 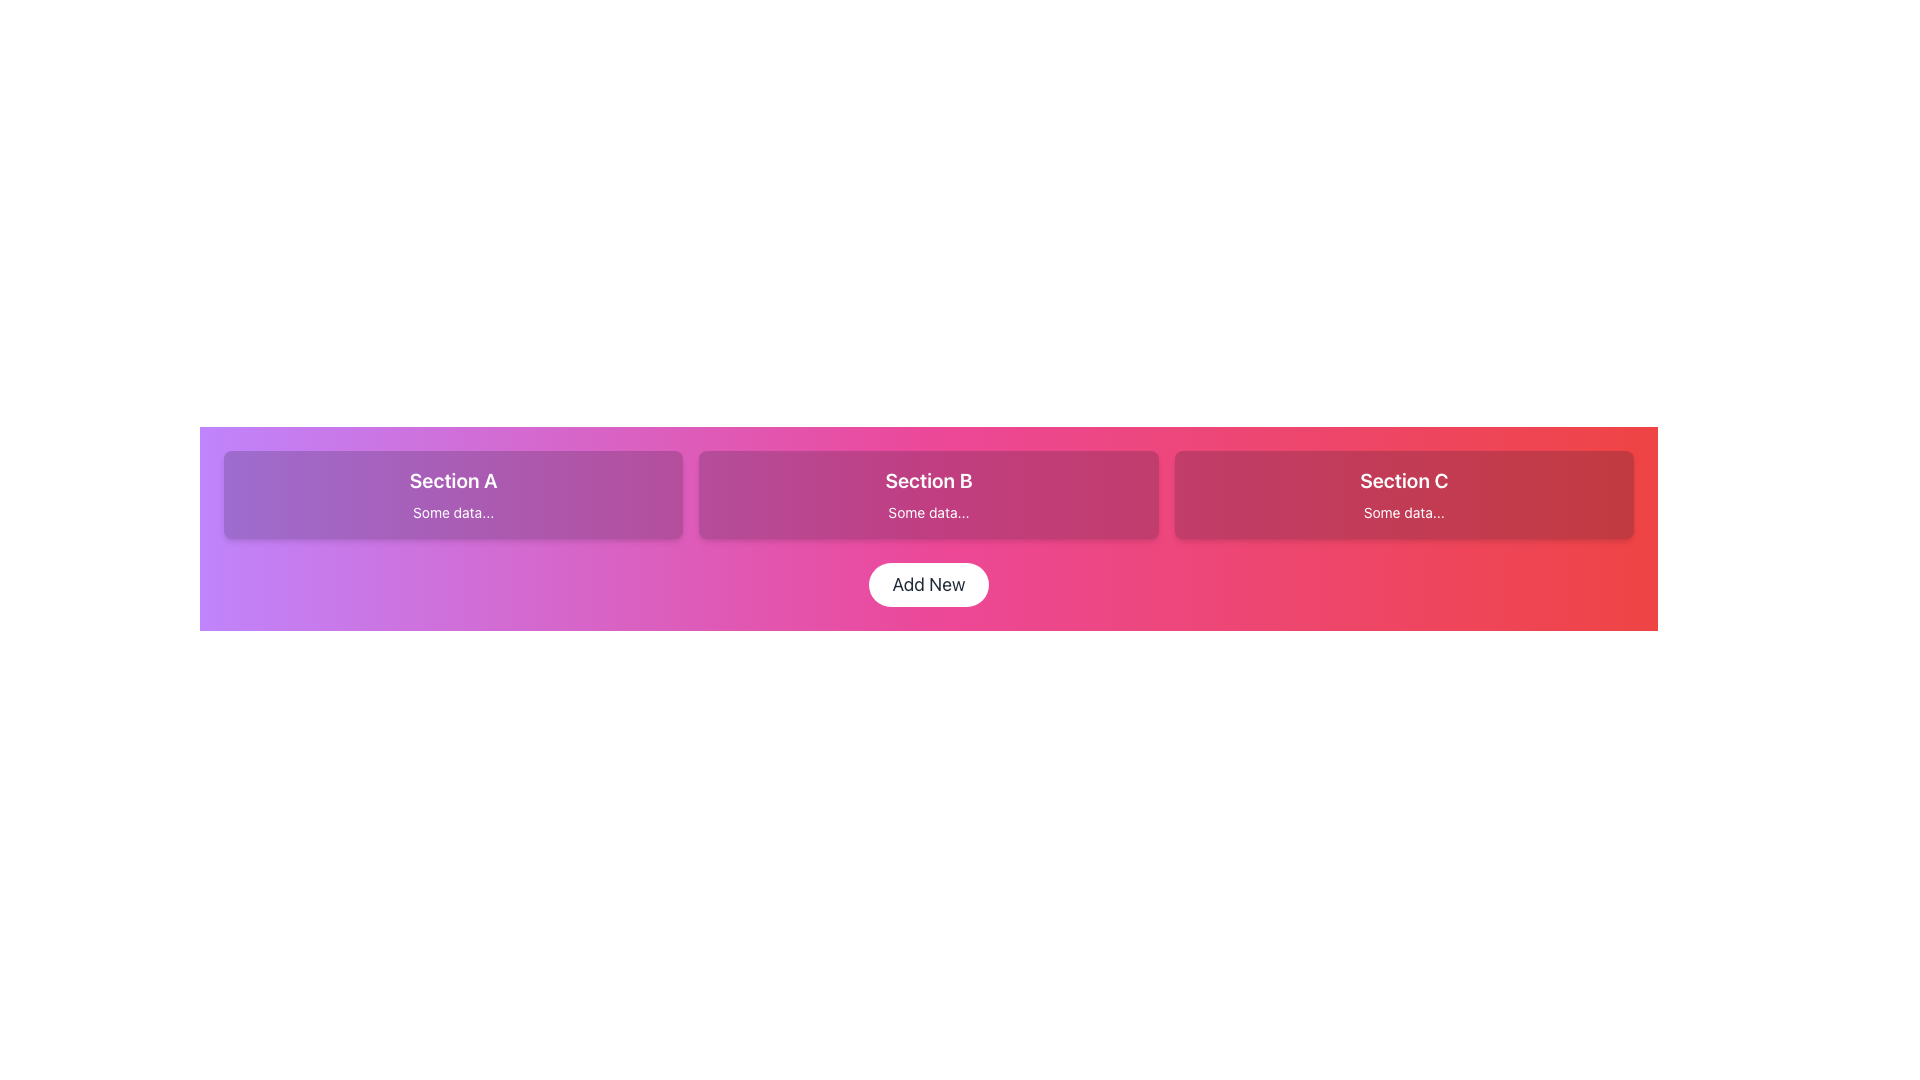 I want to click on the Informational Card that displays information related to 'Section B', located in the middle of a horizontally-aligned grid between 'Section A' and 'Section C', so click(x=927, y=494).